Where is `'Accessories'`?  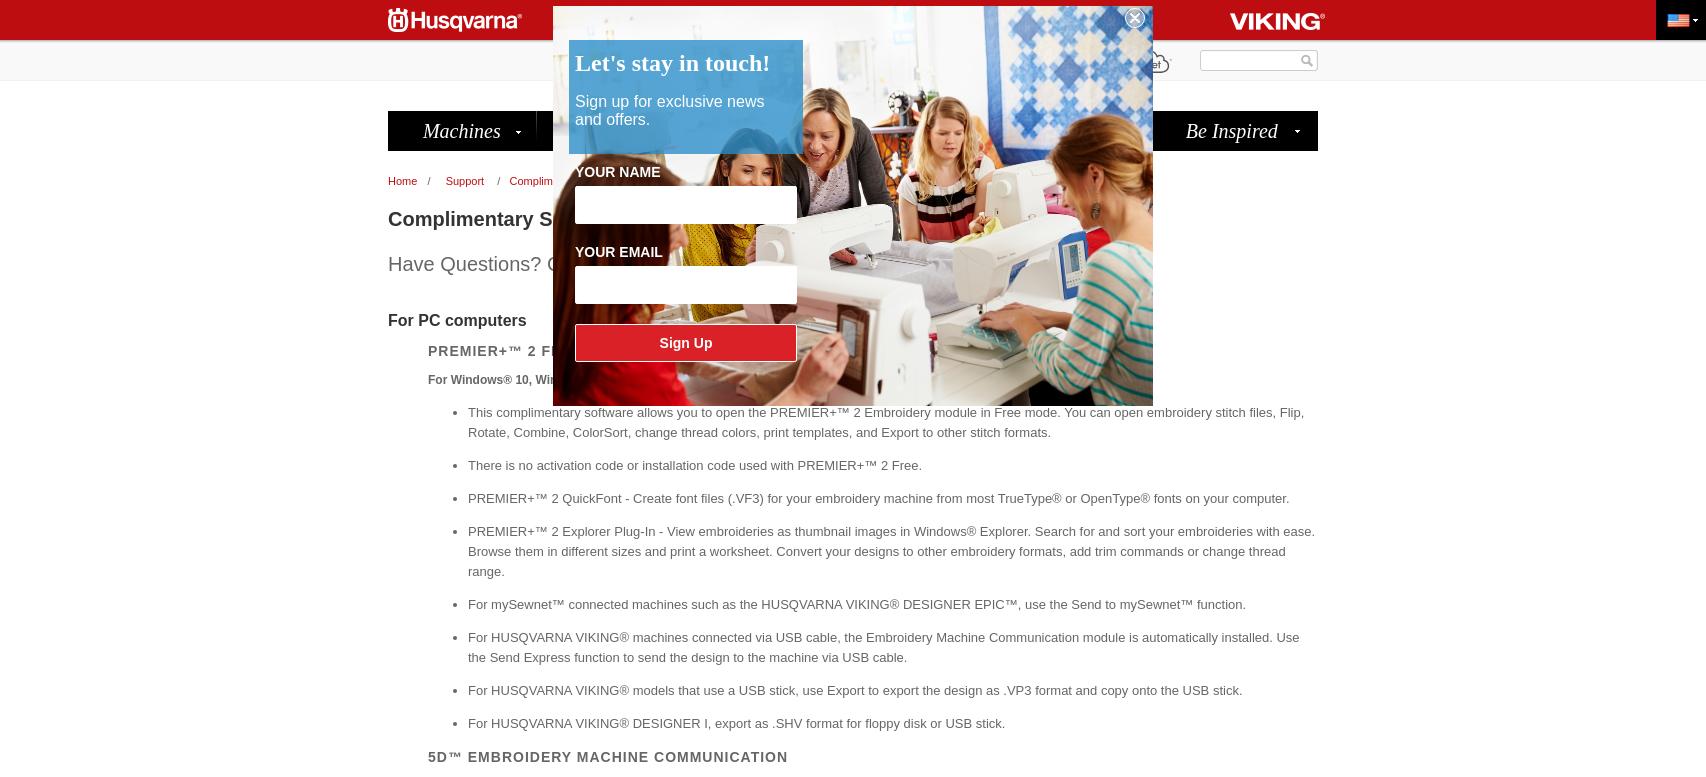 'Accessories' is located at coordinates (623, 131).